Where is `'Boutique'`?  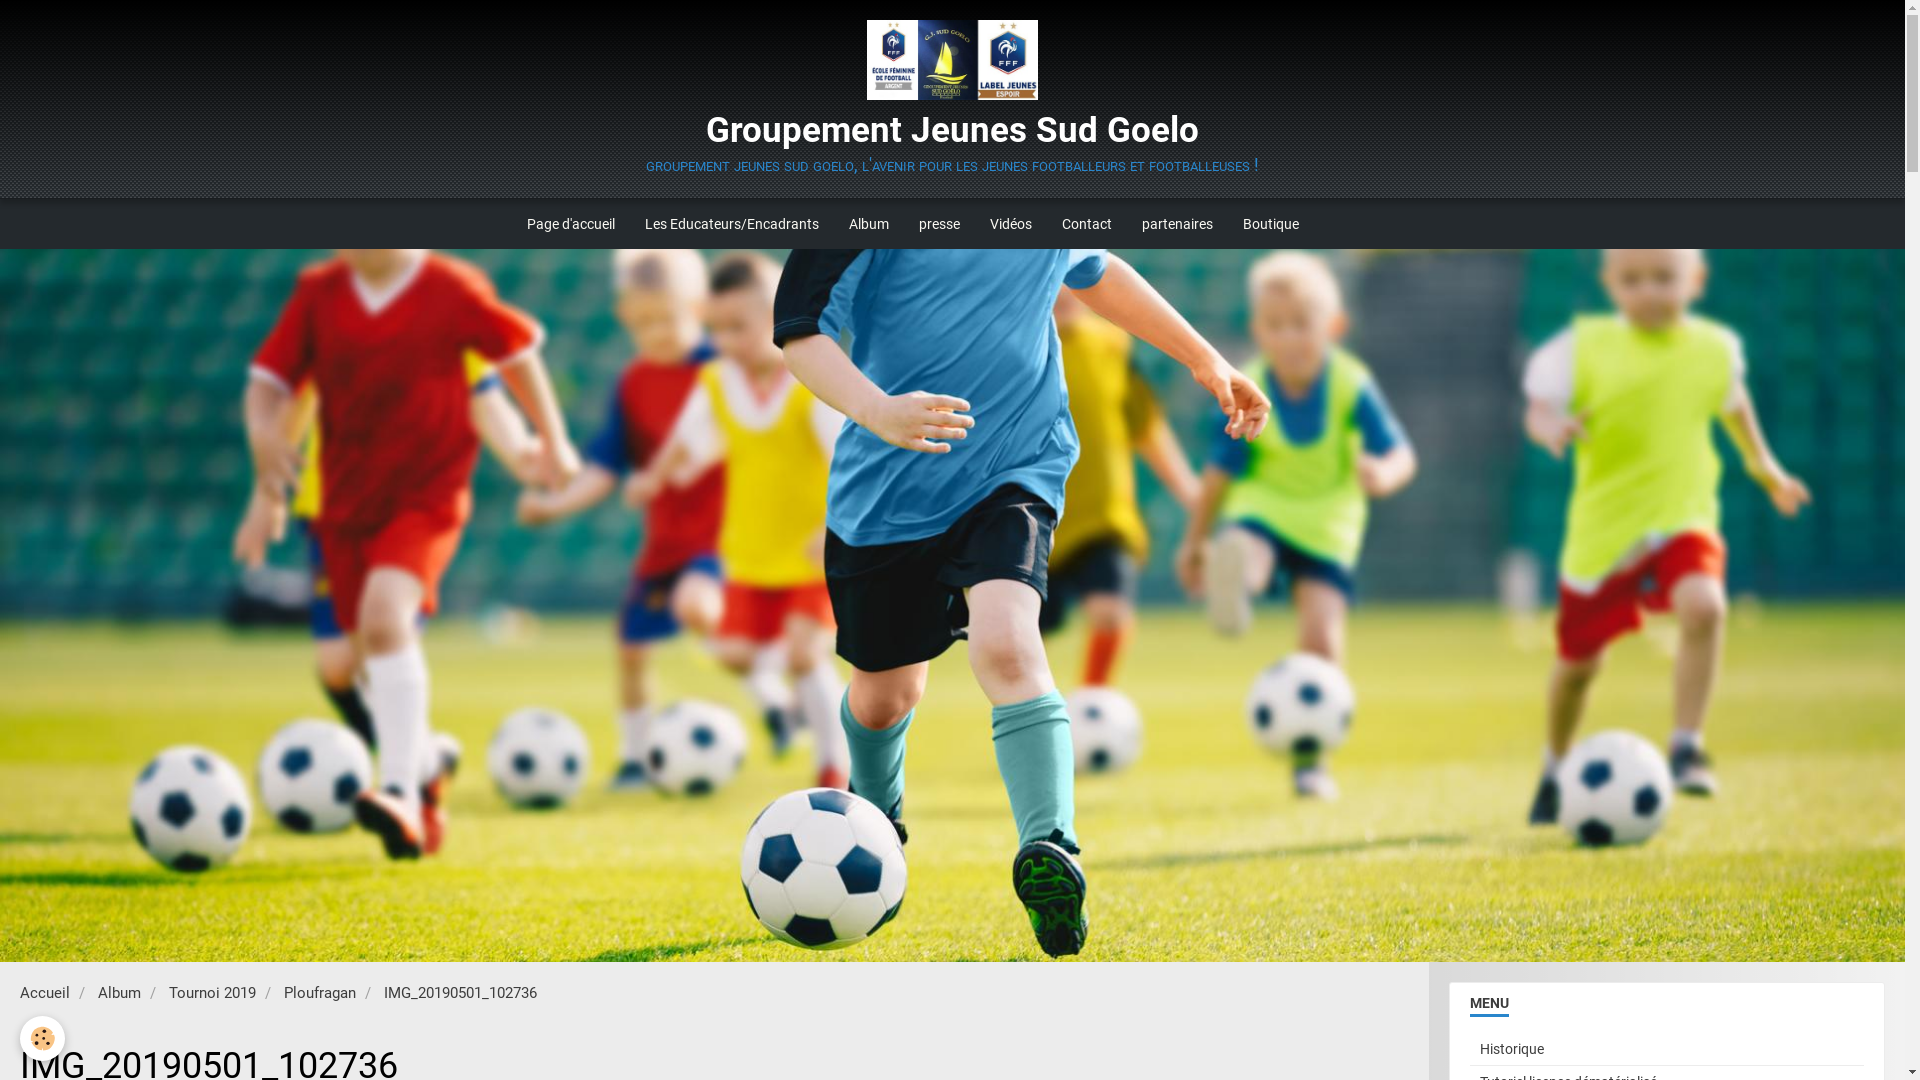 'Boutique' is located at coordinates (1270, 223).